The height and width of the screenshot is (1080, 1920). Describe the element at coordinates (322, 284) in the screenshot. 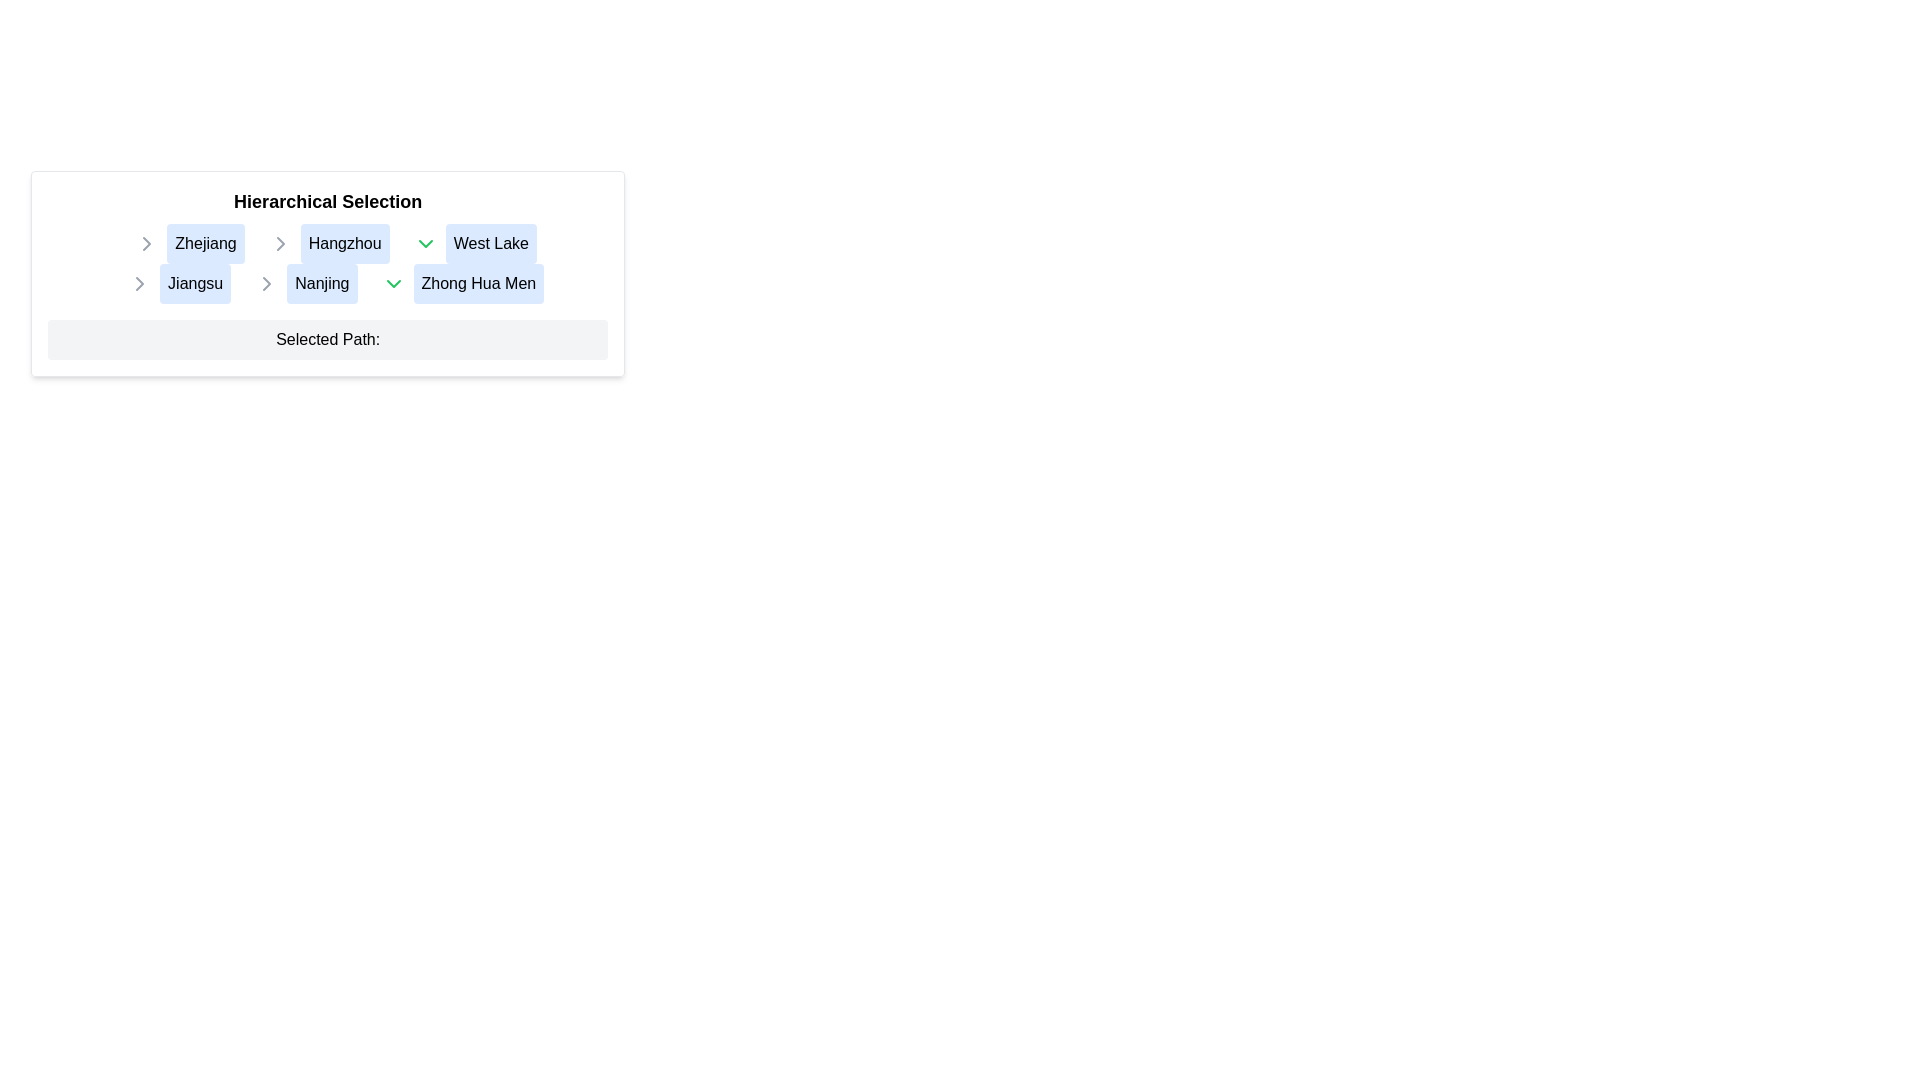

I see `the light blue button labeled 'Nanjing'` at that location.